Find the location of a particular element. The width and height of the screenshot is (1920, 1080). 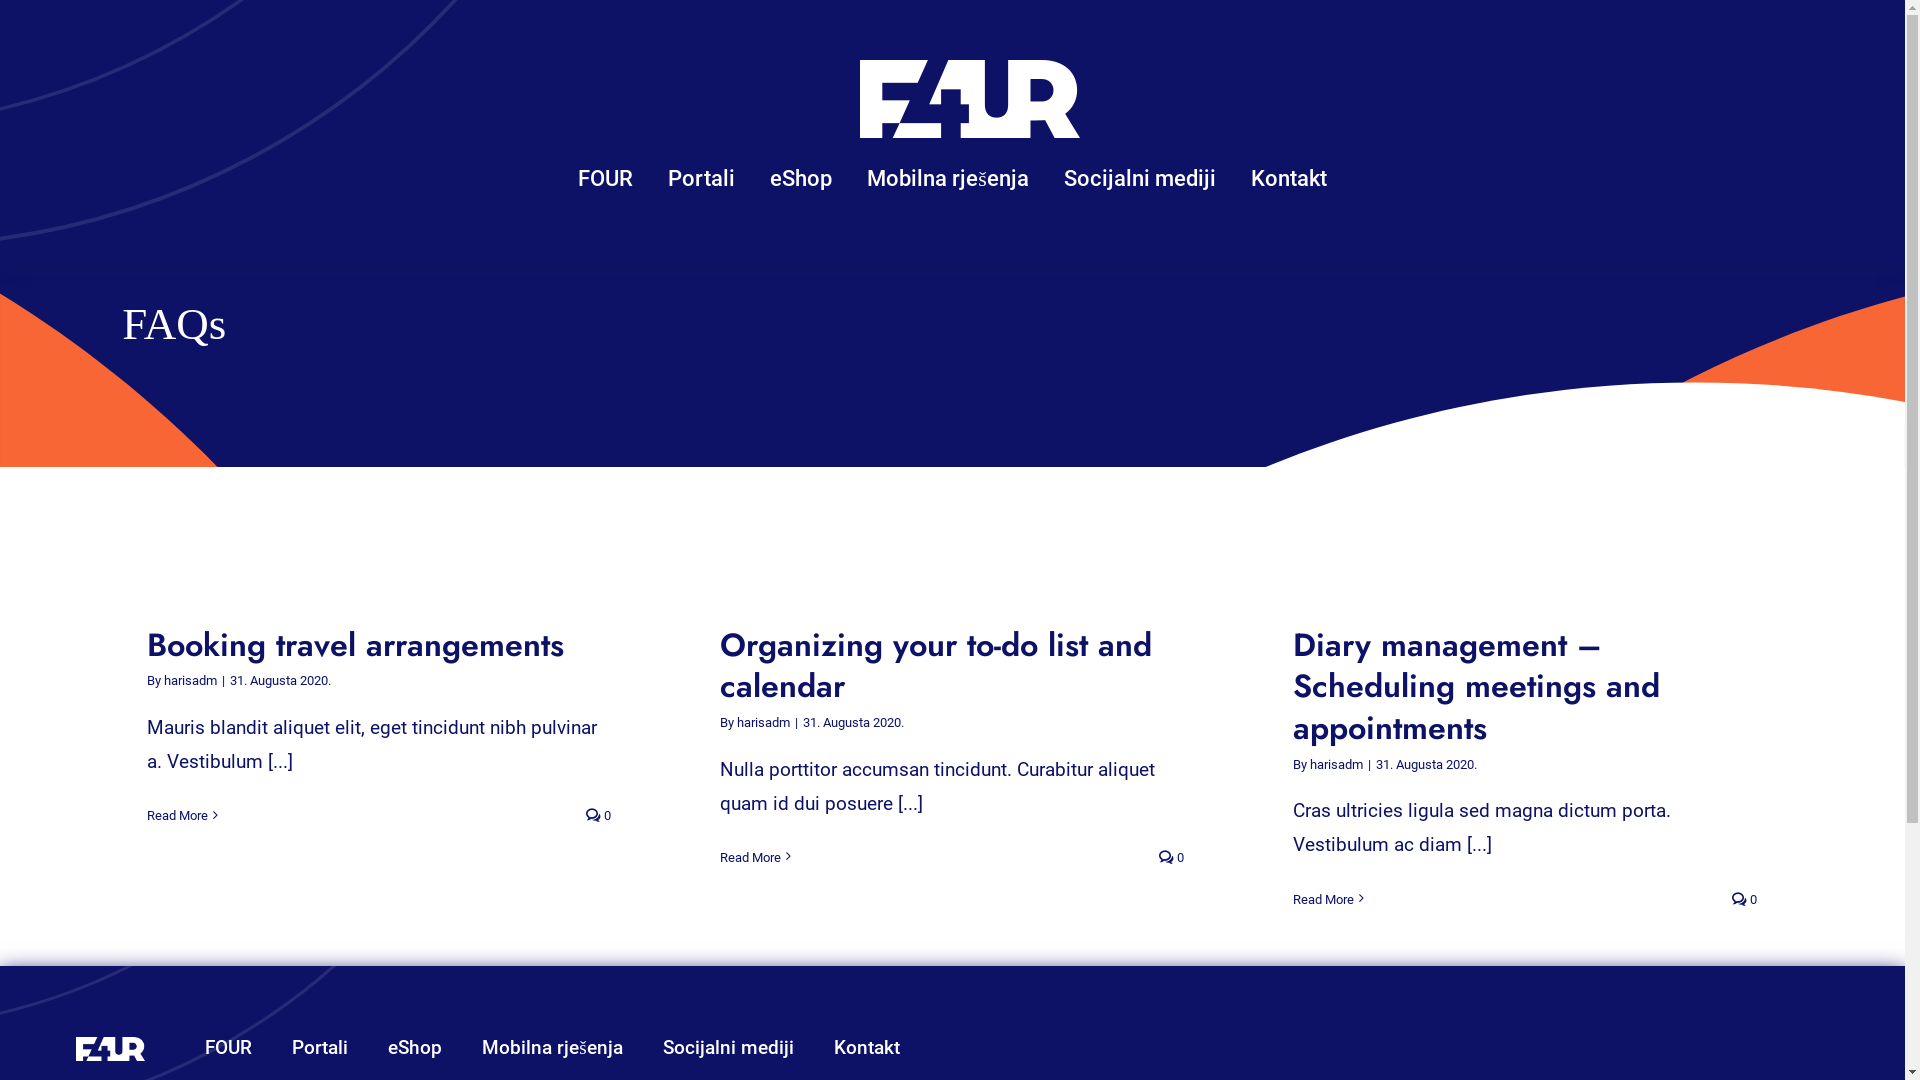

'eShop' is located at coordinates (801, 180).